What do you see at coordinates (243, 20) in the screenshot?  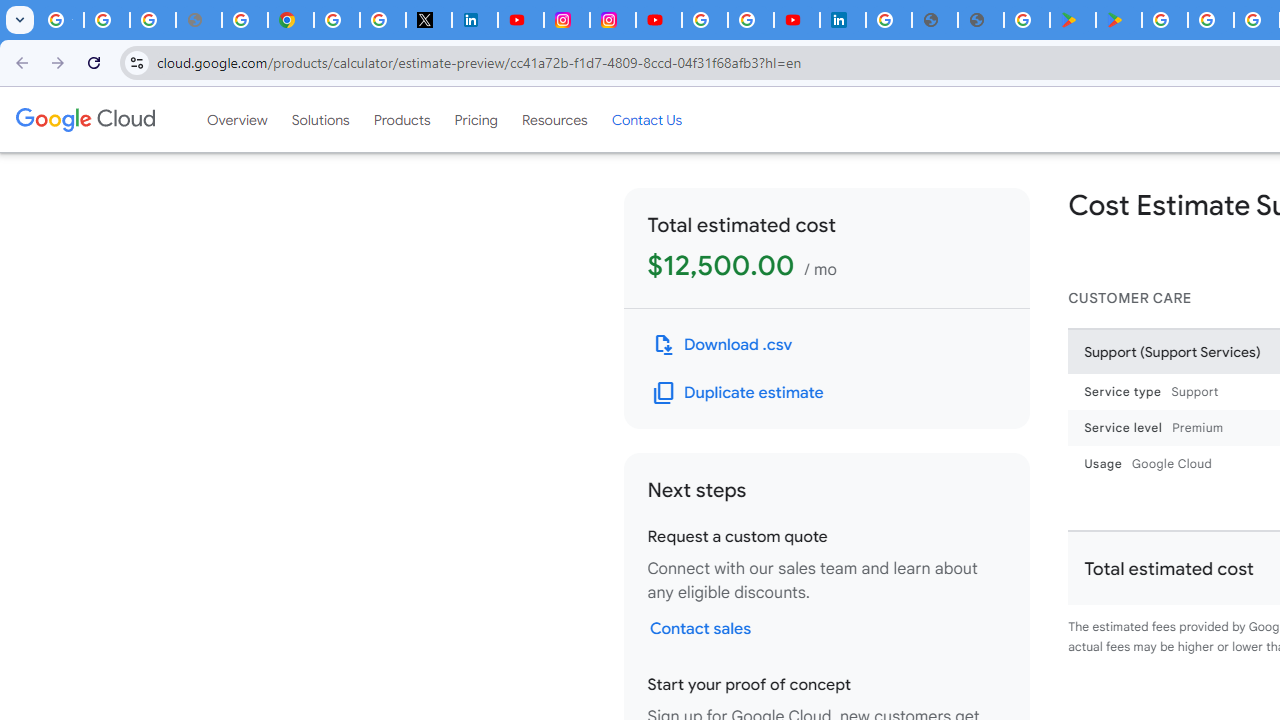 I see `'Privacy Help Center - Policies Help'` at bounding box center [243, 20].